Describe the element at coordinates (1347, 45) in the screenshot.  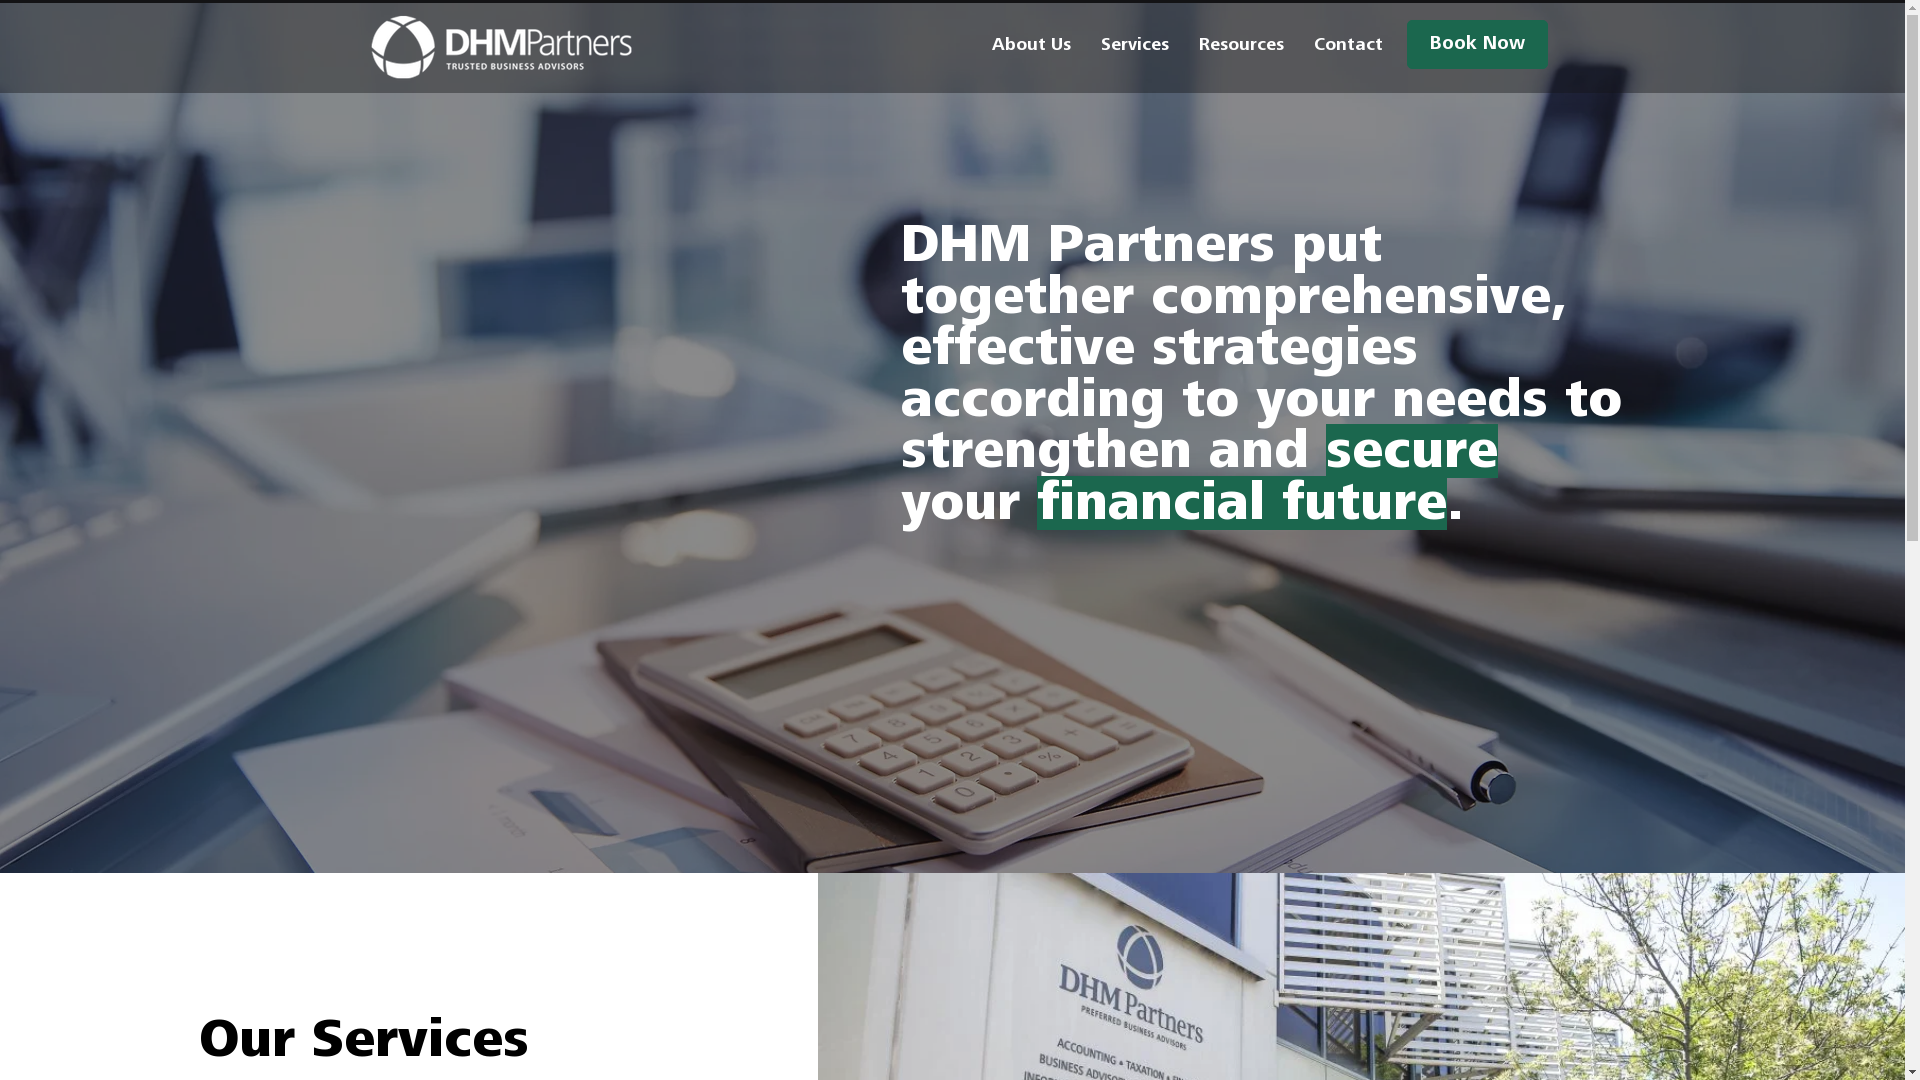
I see `'Contact'` at that location.